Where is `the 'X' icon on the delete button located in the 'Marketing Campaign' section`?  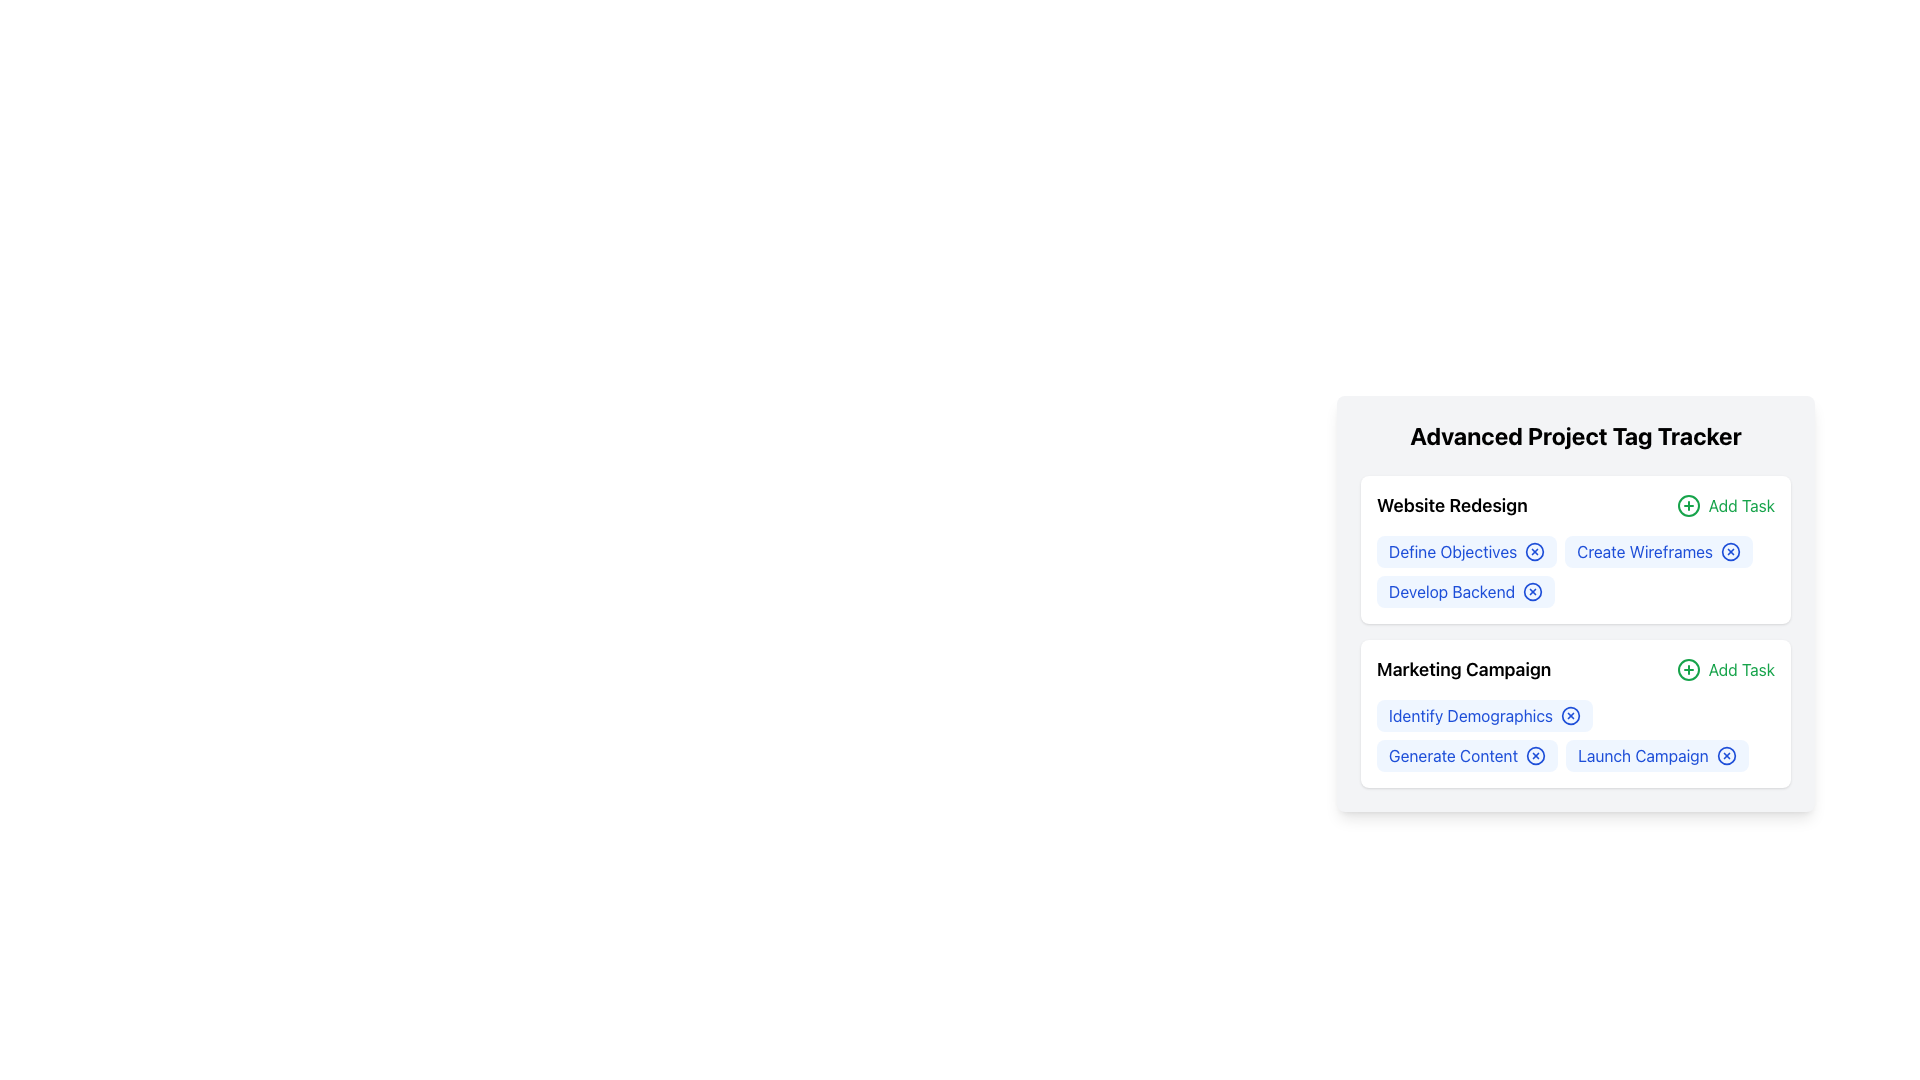
the 'X' icon on the delete button located in the 'Marketing Campaign' section is located at coordinates (1467, 756).